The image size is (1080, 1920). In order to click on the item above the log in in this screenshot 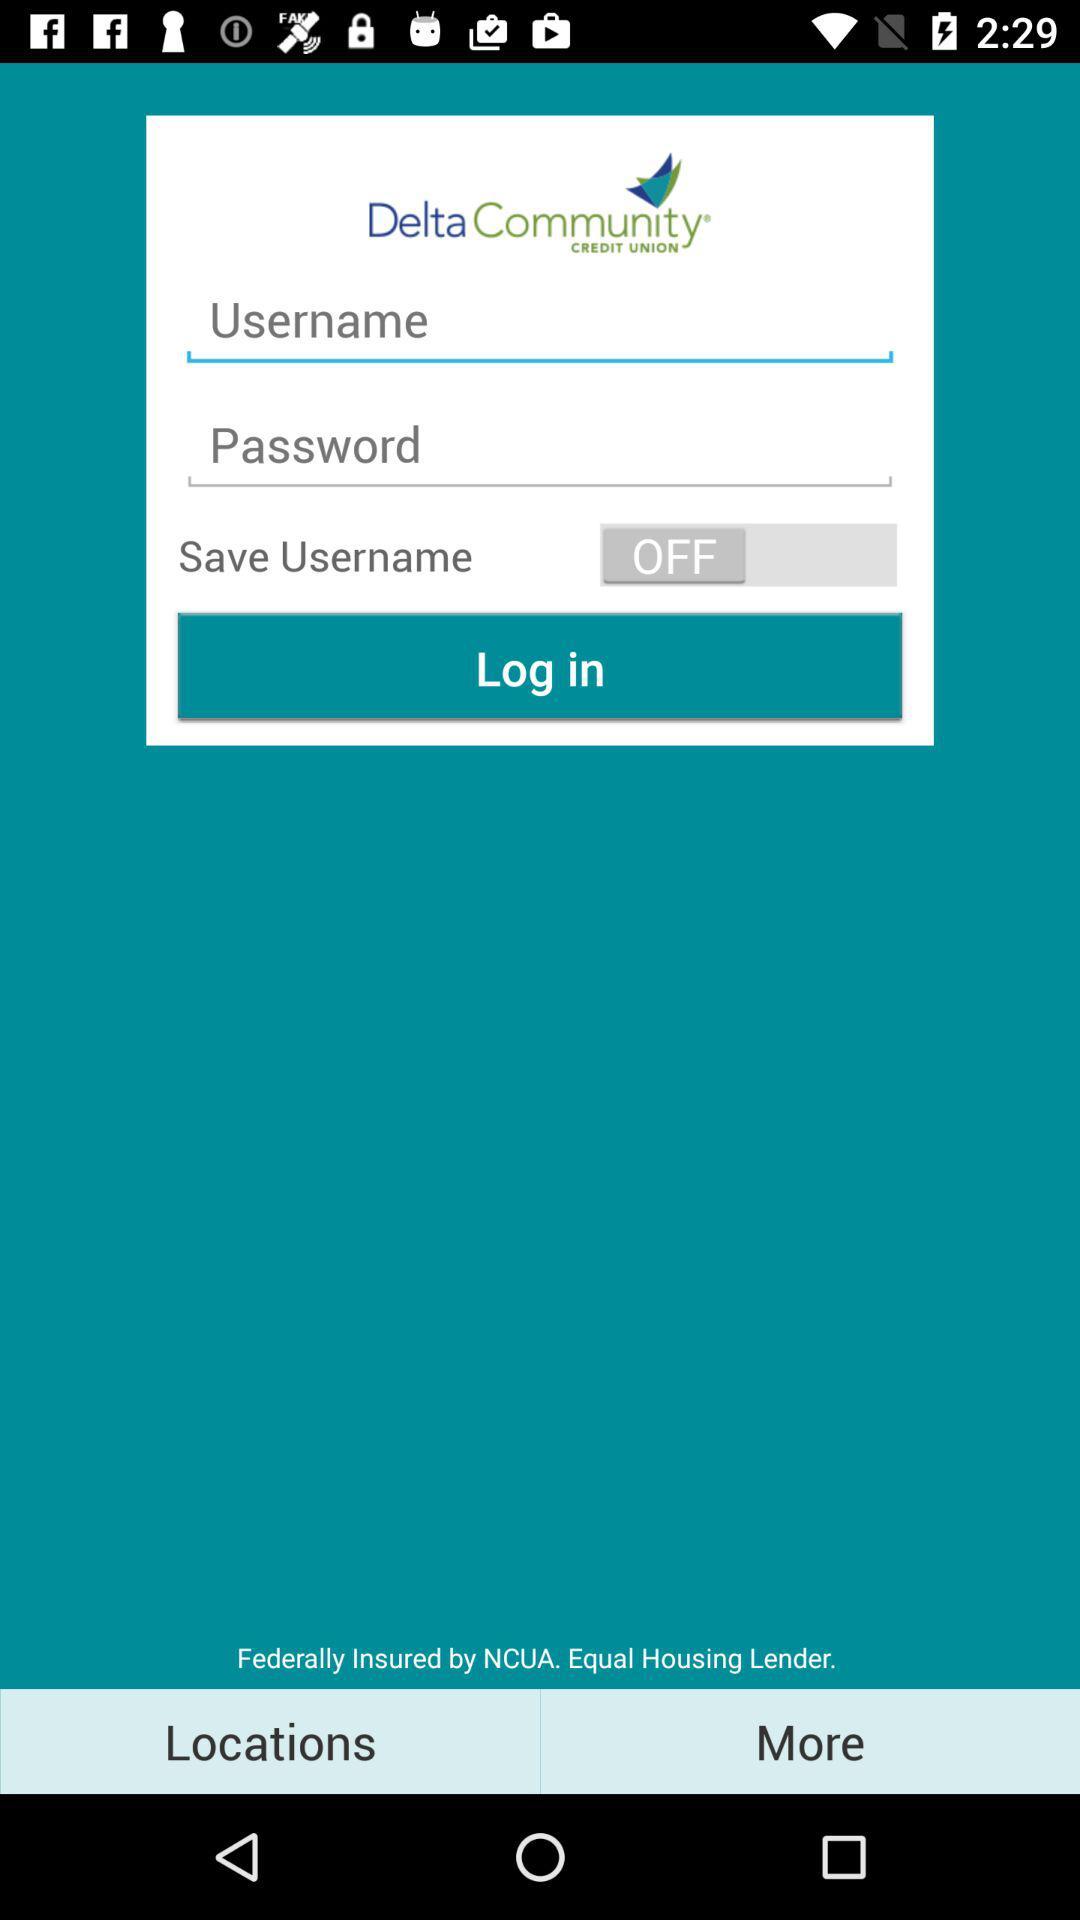, I will do `click(748, 555)`.